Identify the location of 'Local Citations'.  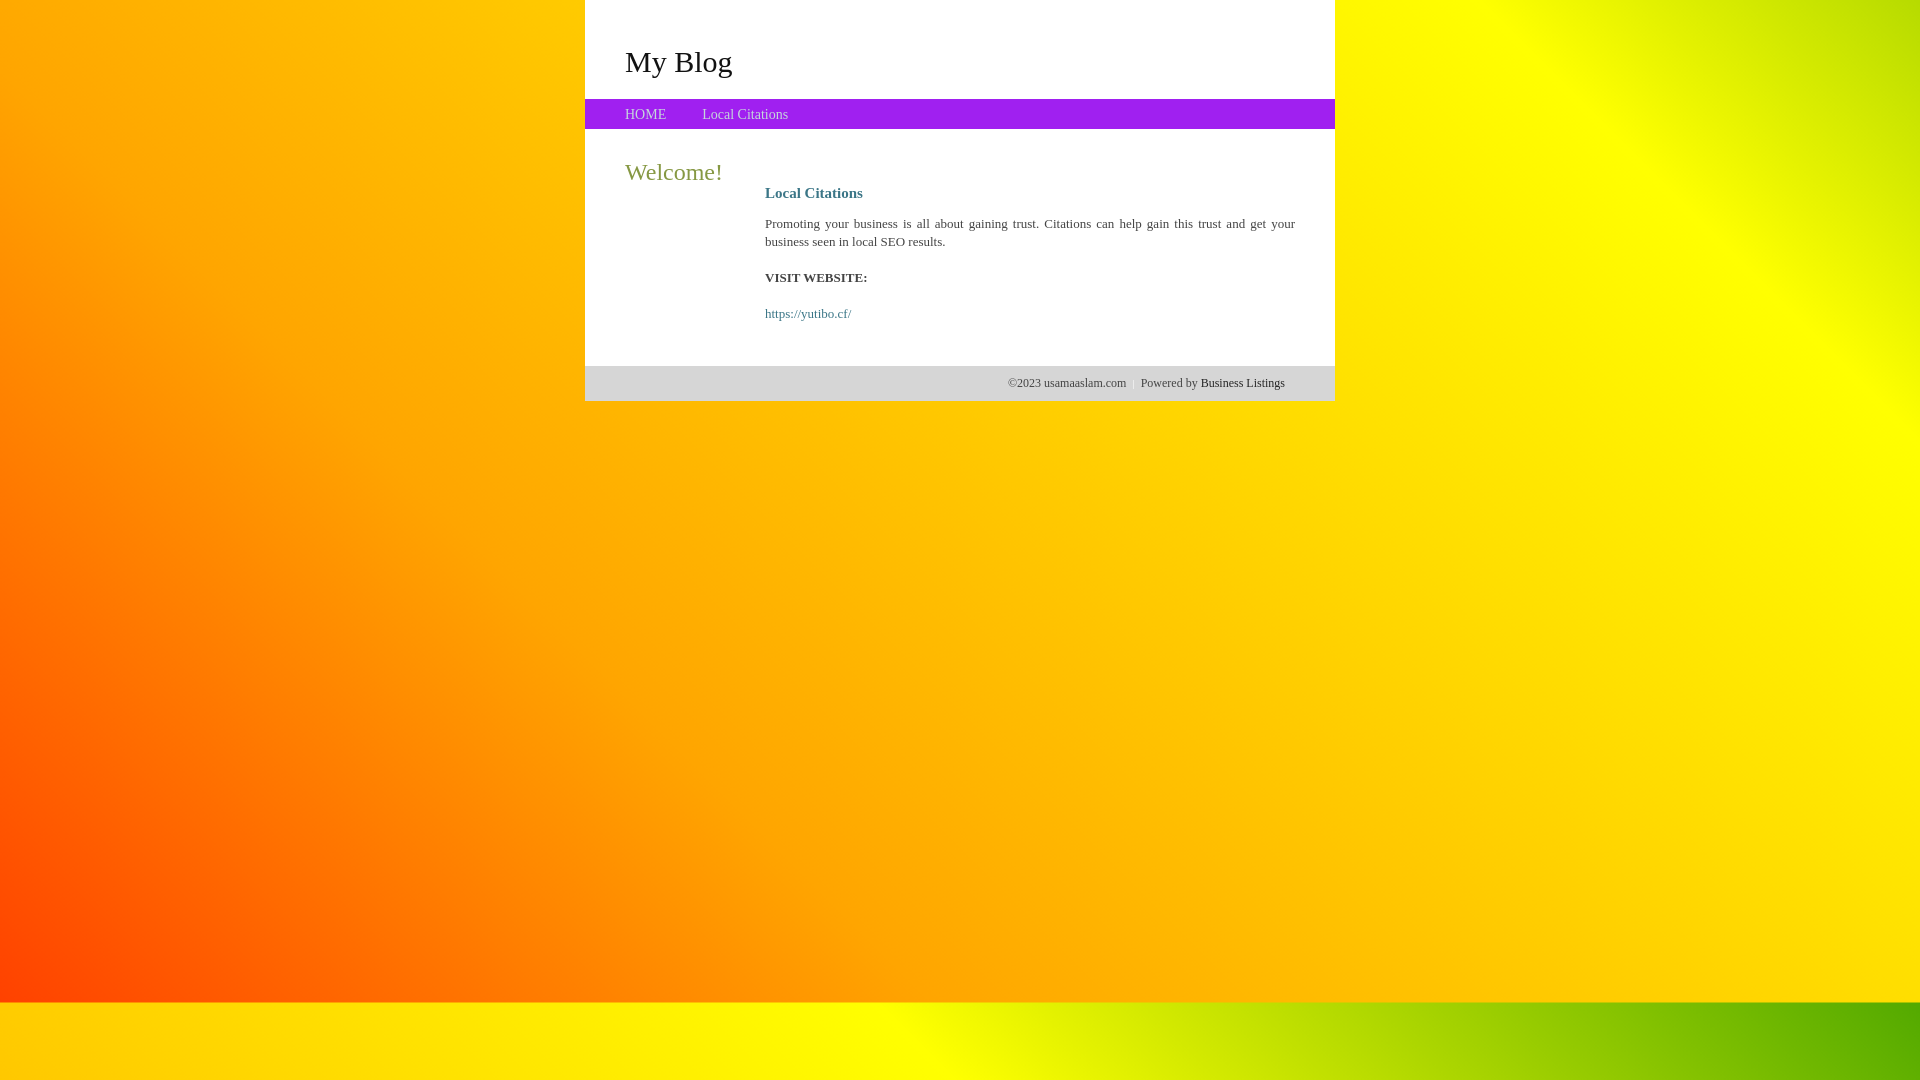
(743, 114).